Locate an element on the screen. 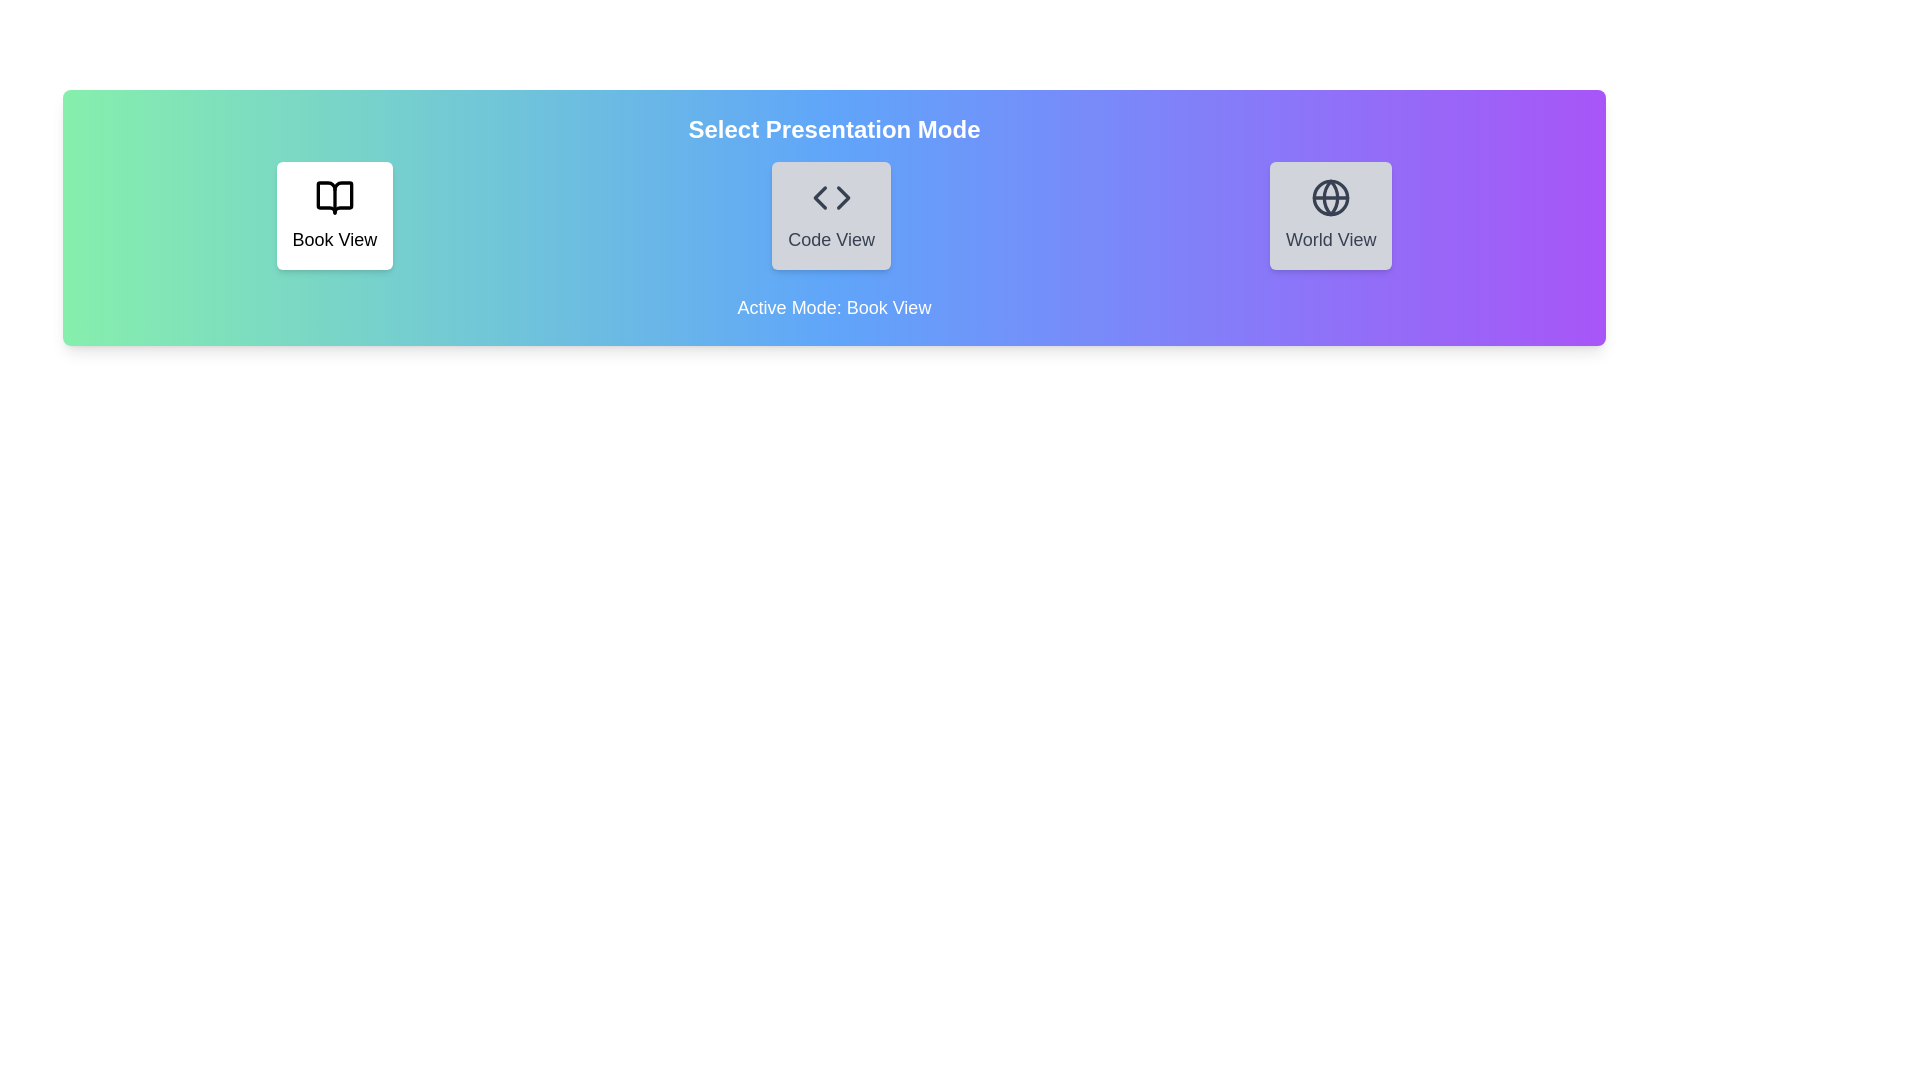 This screenshot has height=1080, width=1920. the Book View button to interact with its visual layout is located at coordinates (334, 216).